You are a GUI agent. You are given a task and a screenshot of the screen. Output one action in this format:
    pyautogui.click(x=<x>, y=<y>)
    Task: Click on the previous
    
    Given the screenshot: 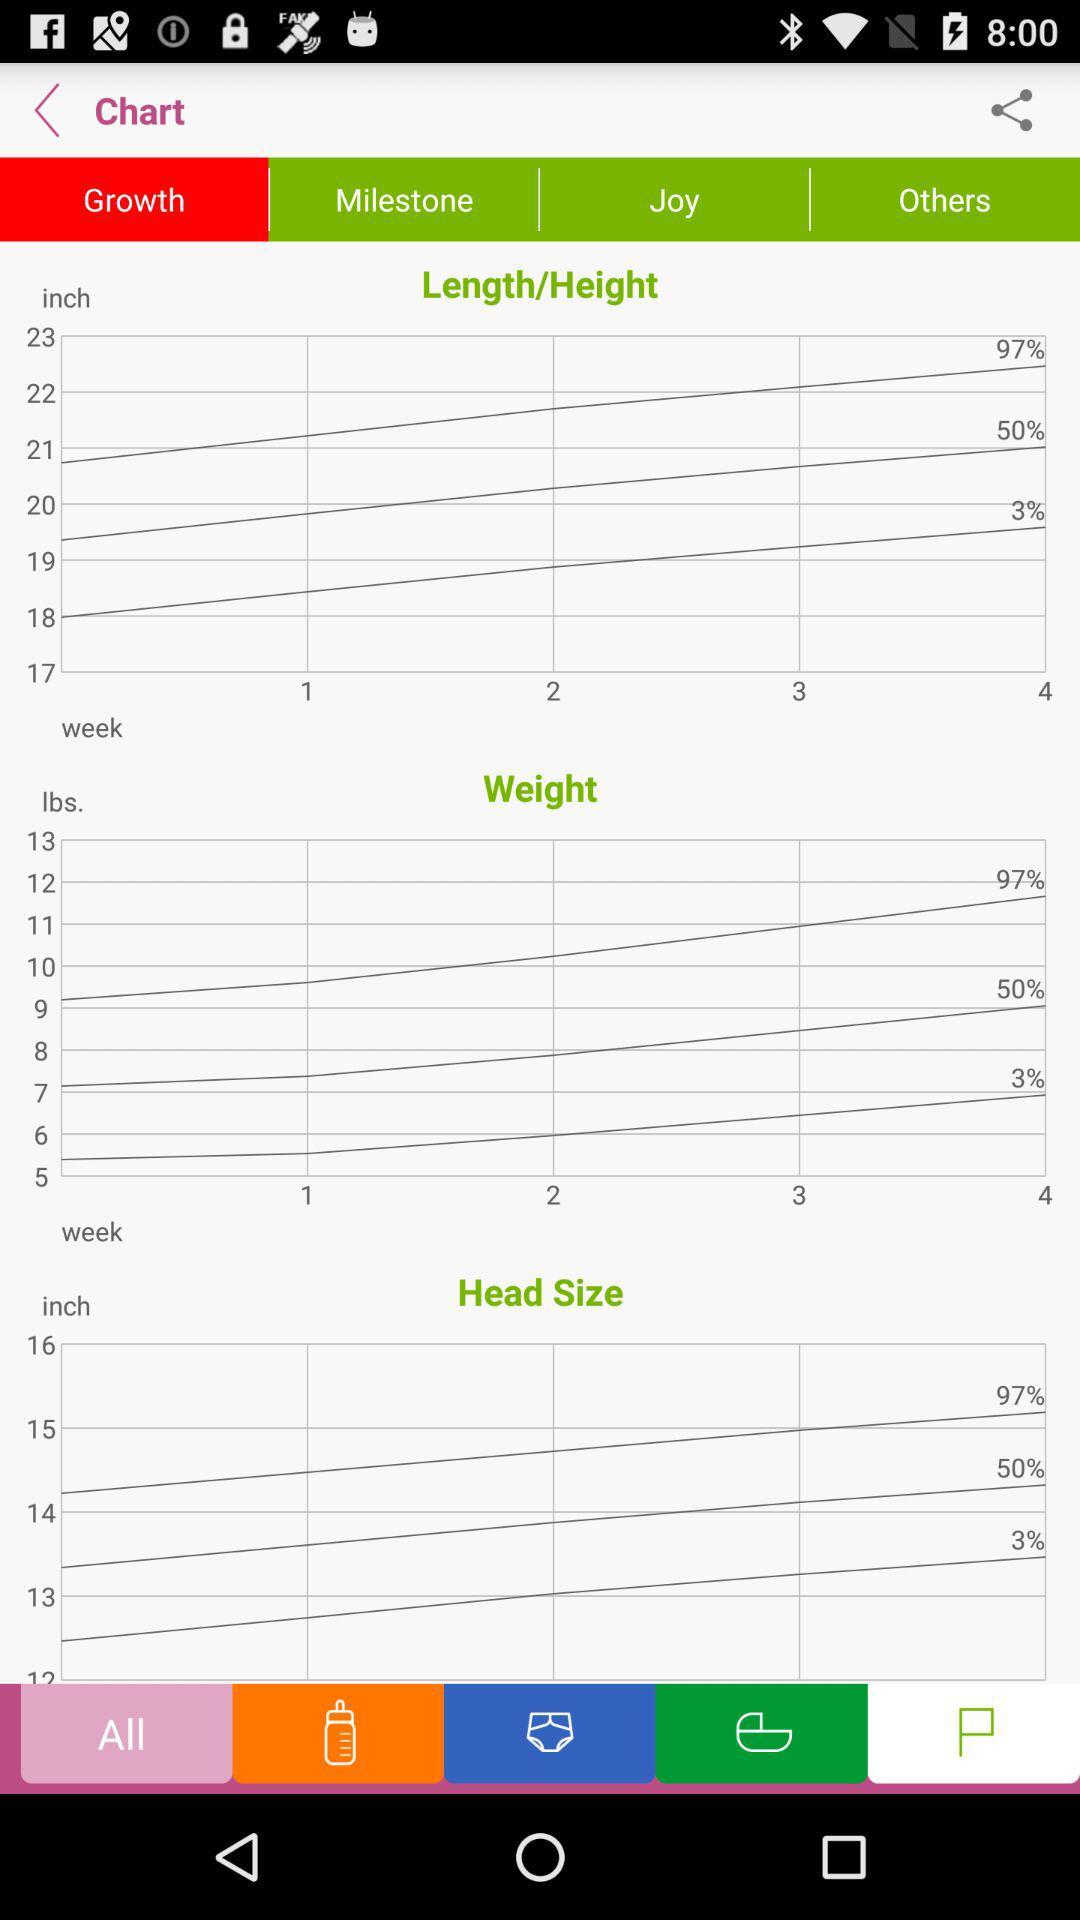 What is the action you would take?
    pyautogui.click(x=46, y=109)
    